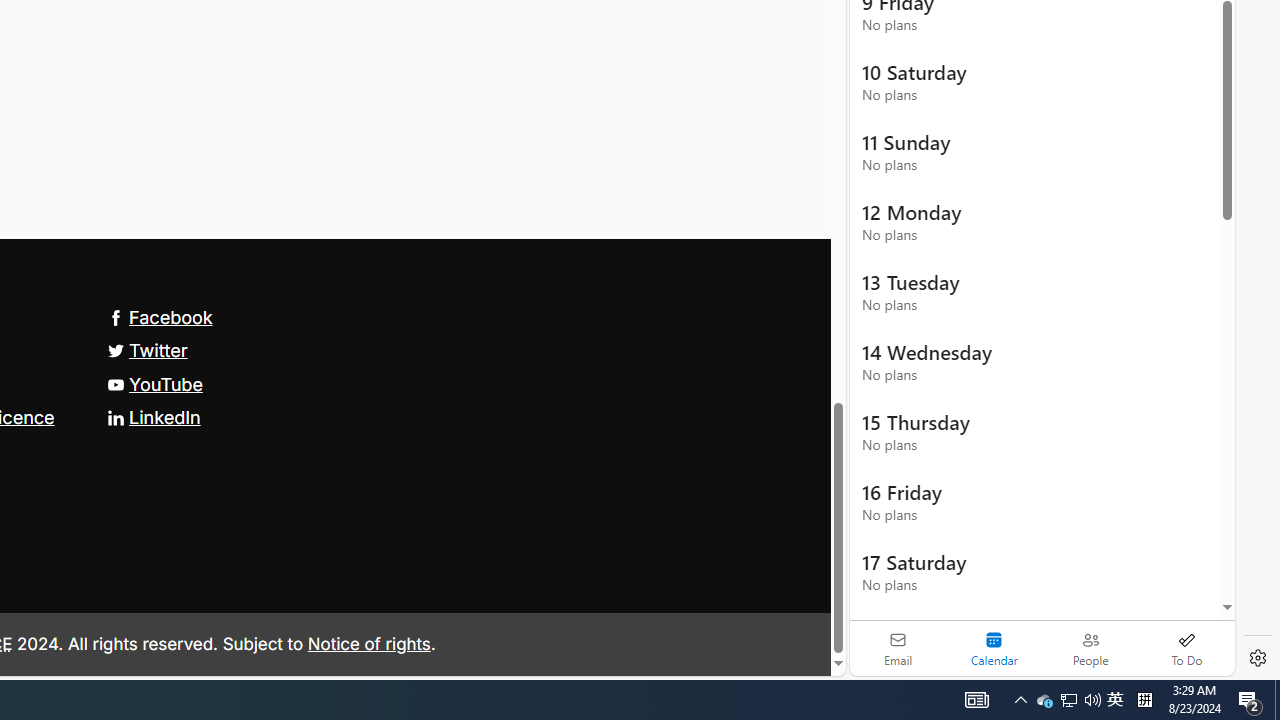  Describe the element at coordinates (369, 643) in the screenshot. I see `'Notice of rights'` at that location.